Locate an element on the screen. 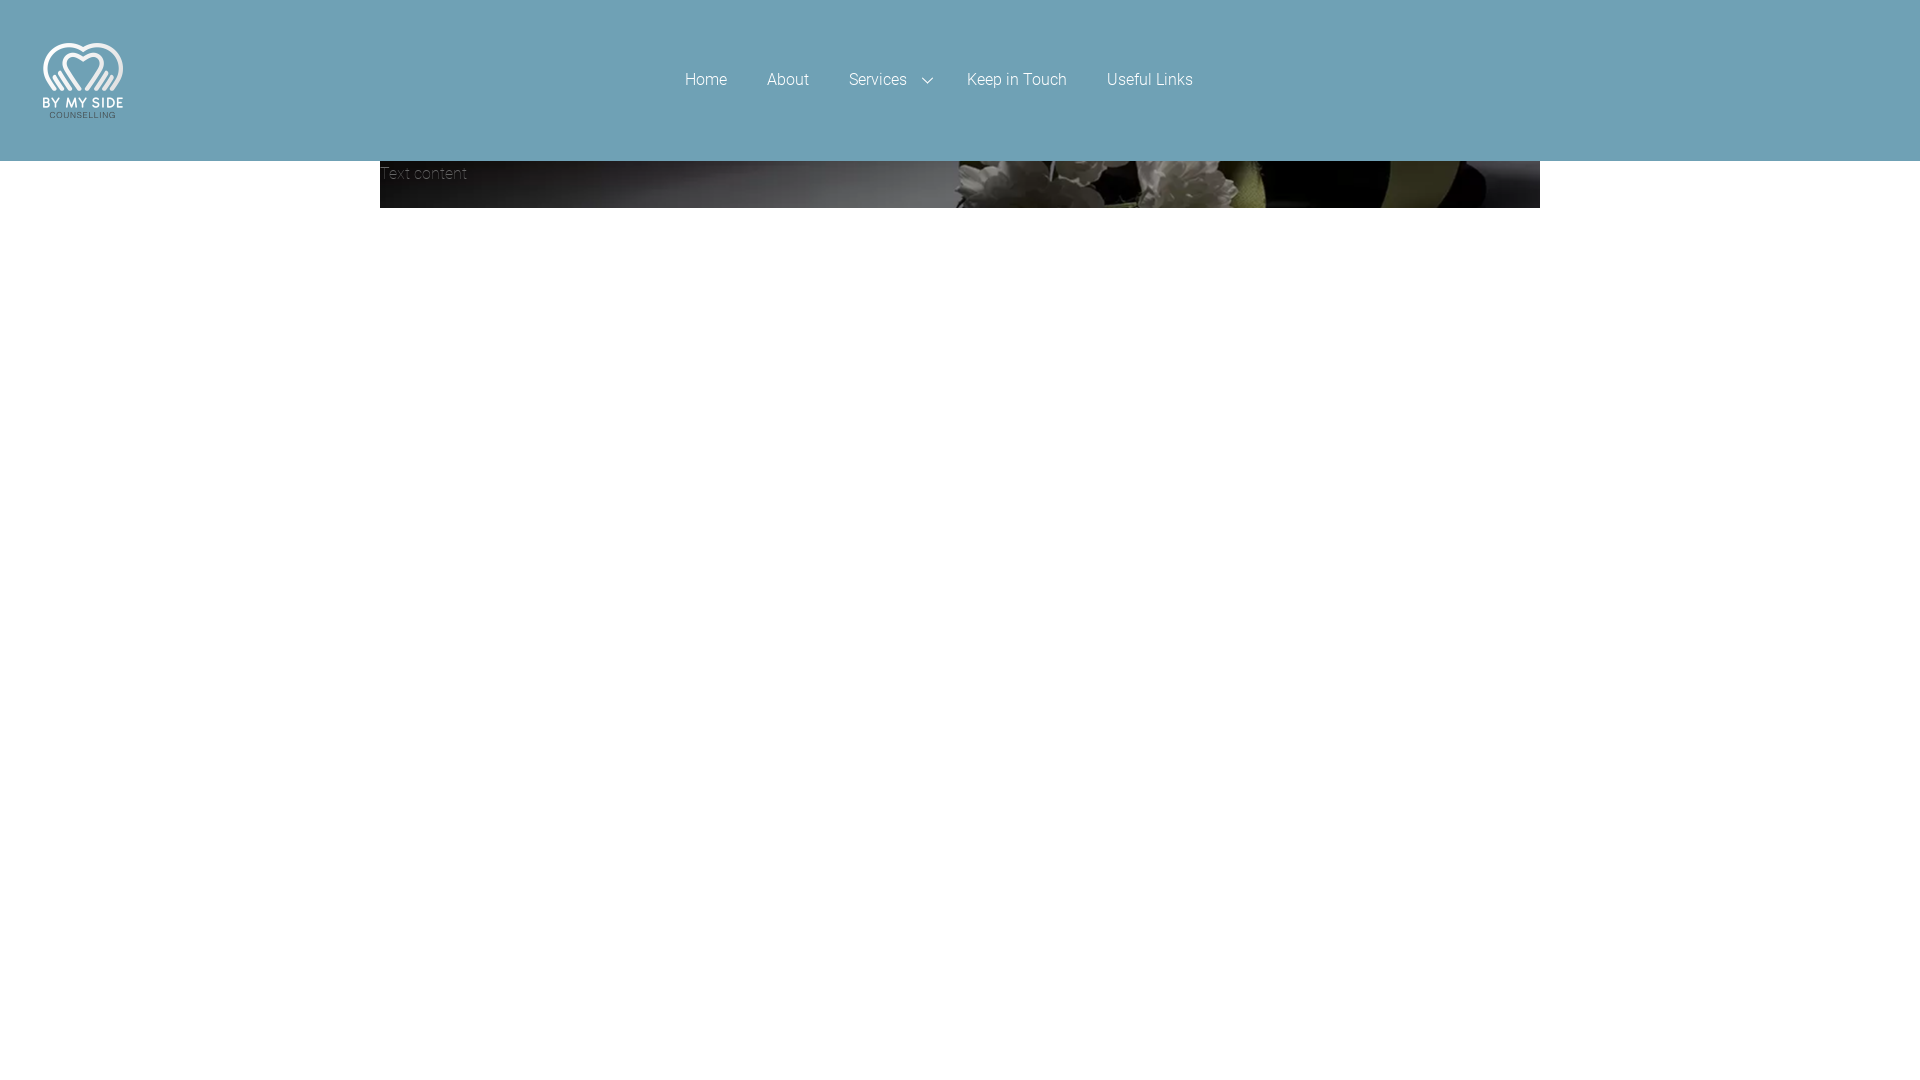  'Keep in Touch' is located at coordinates (945, 79).